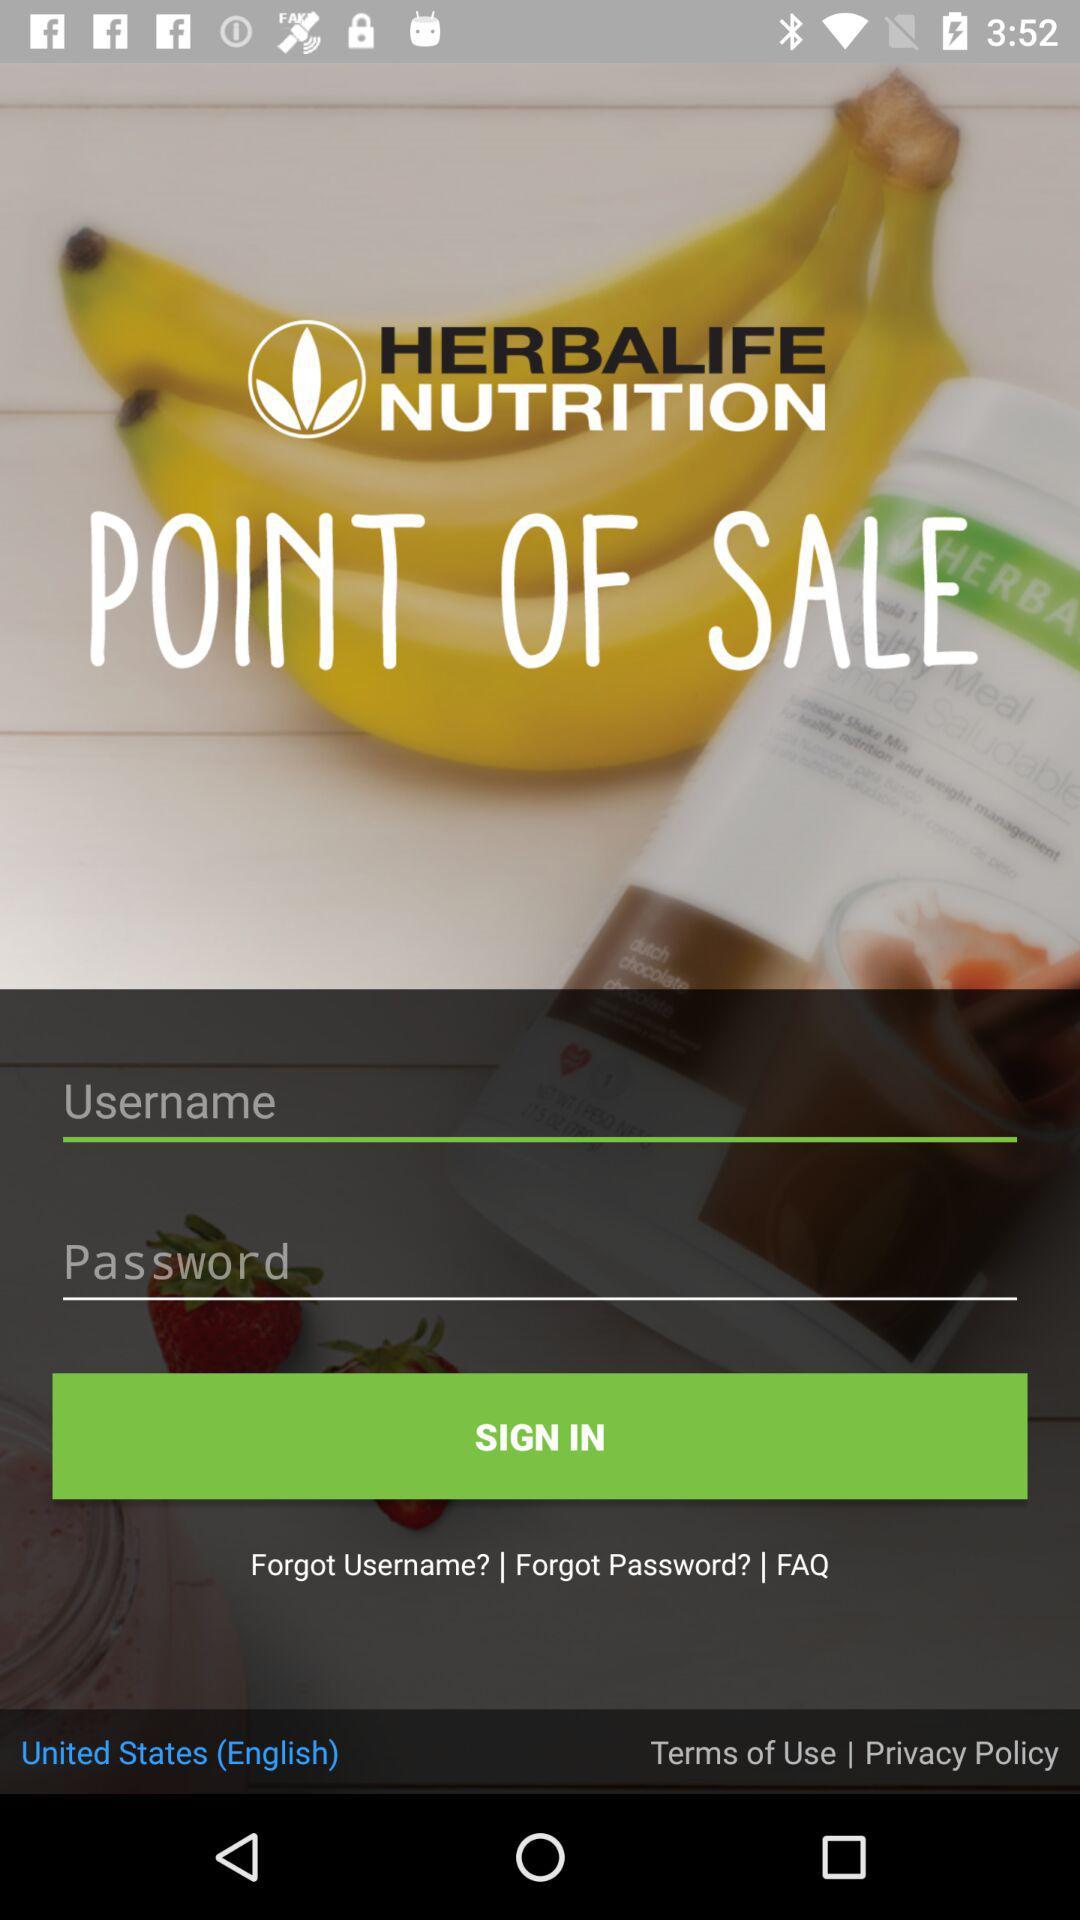  I want to click on the icon below the forgot password? item, so click(743, 1750).